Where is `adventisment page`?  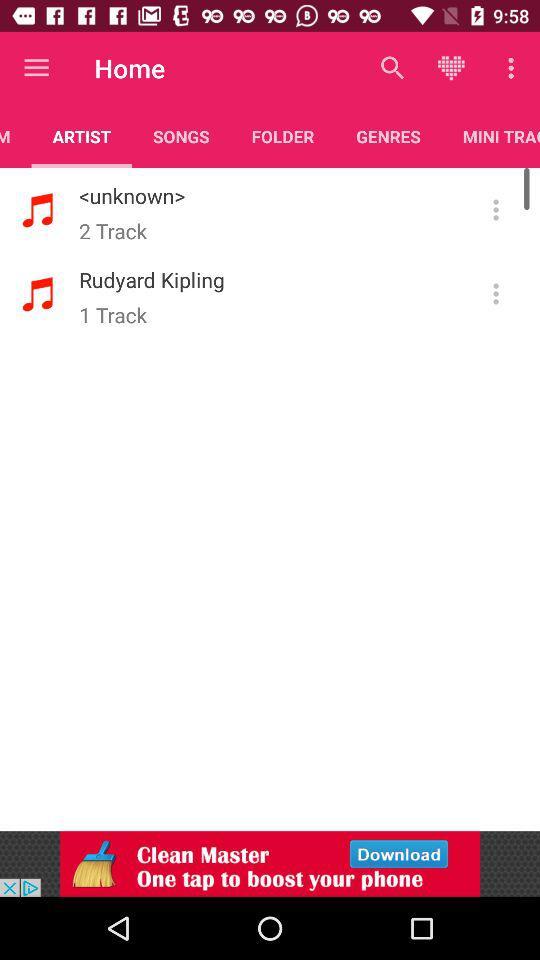
adventisment page is located at coordinates (270, 863).